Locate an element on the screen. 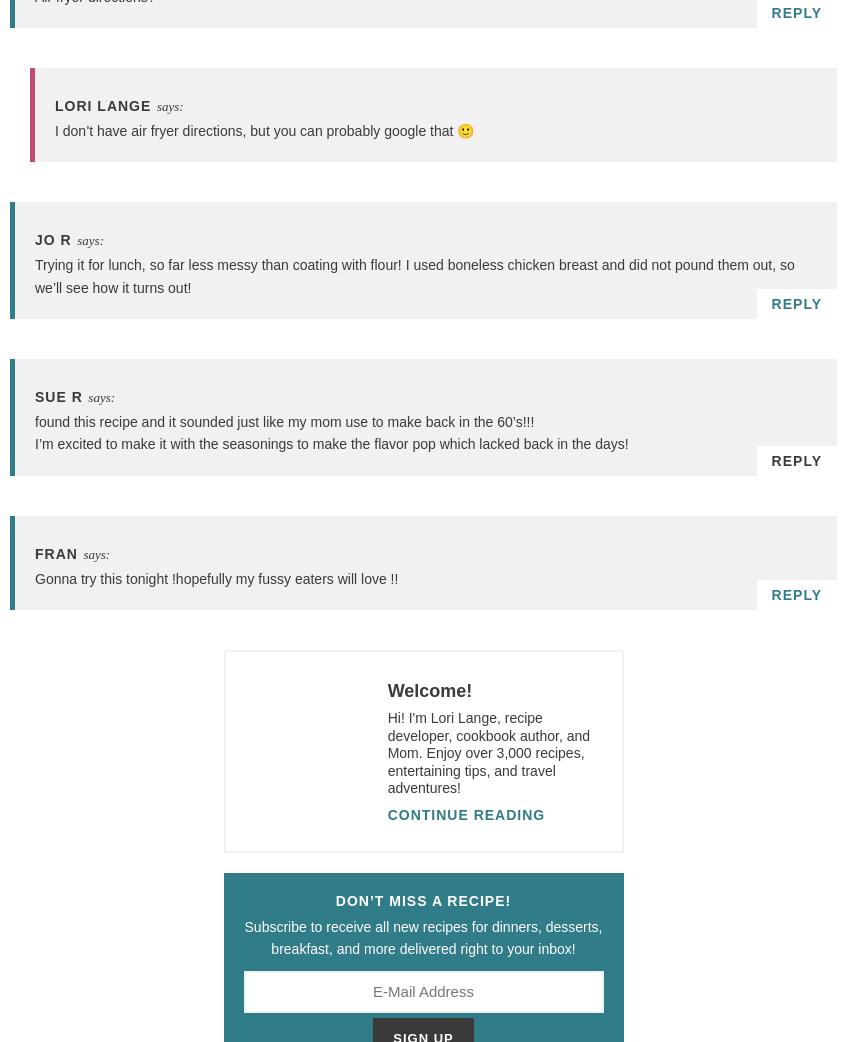 The width and height of the screenshot is (852, 1042). 'Trying it for lunch, so far less messy than coating with flour! I used boneless chicken breast and did not pound them out, so we’ll see how it turns out!' is located at coordinates (414, 276).